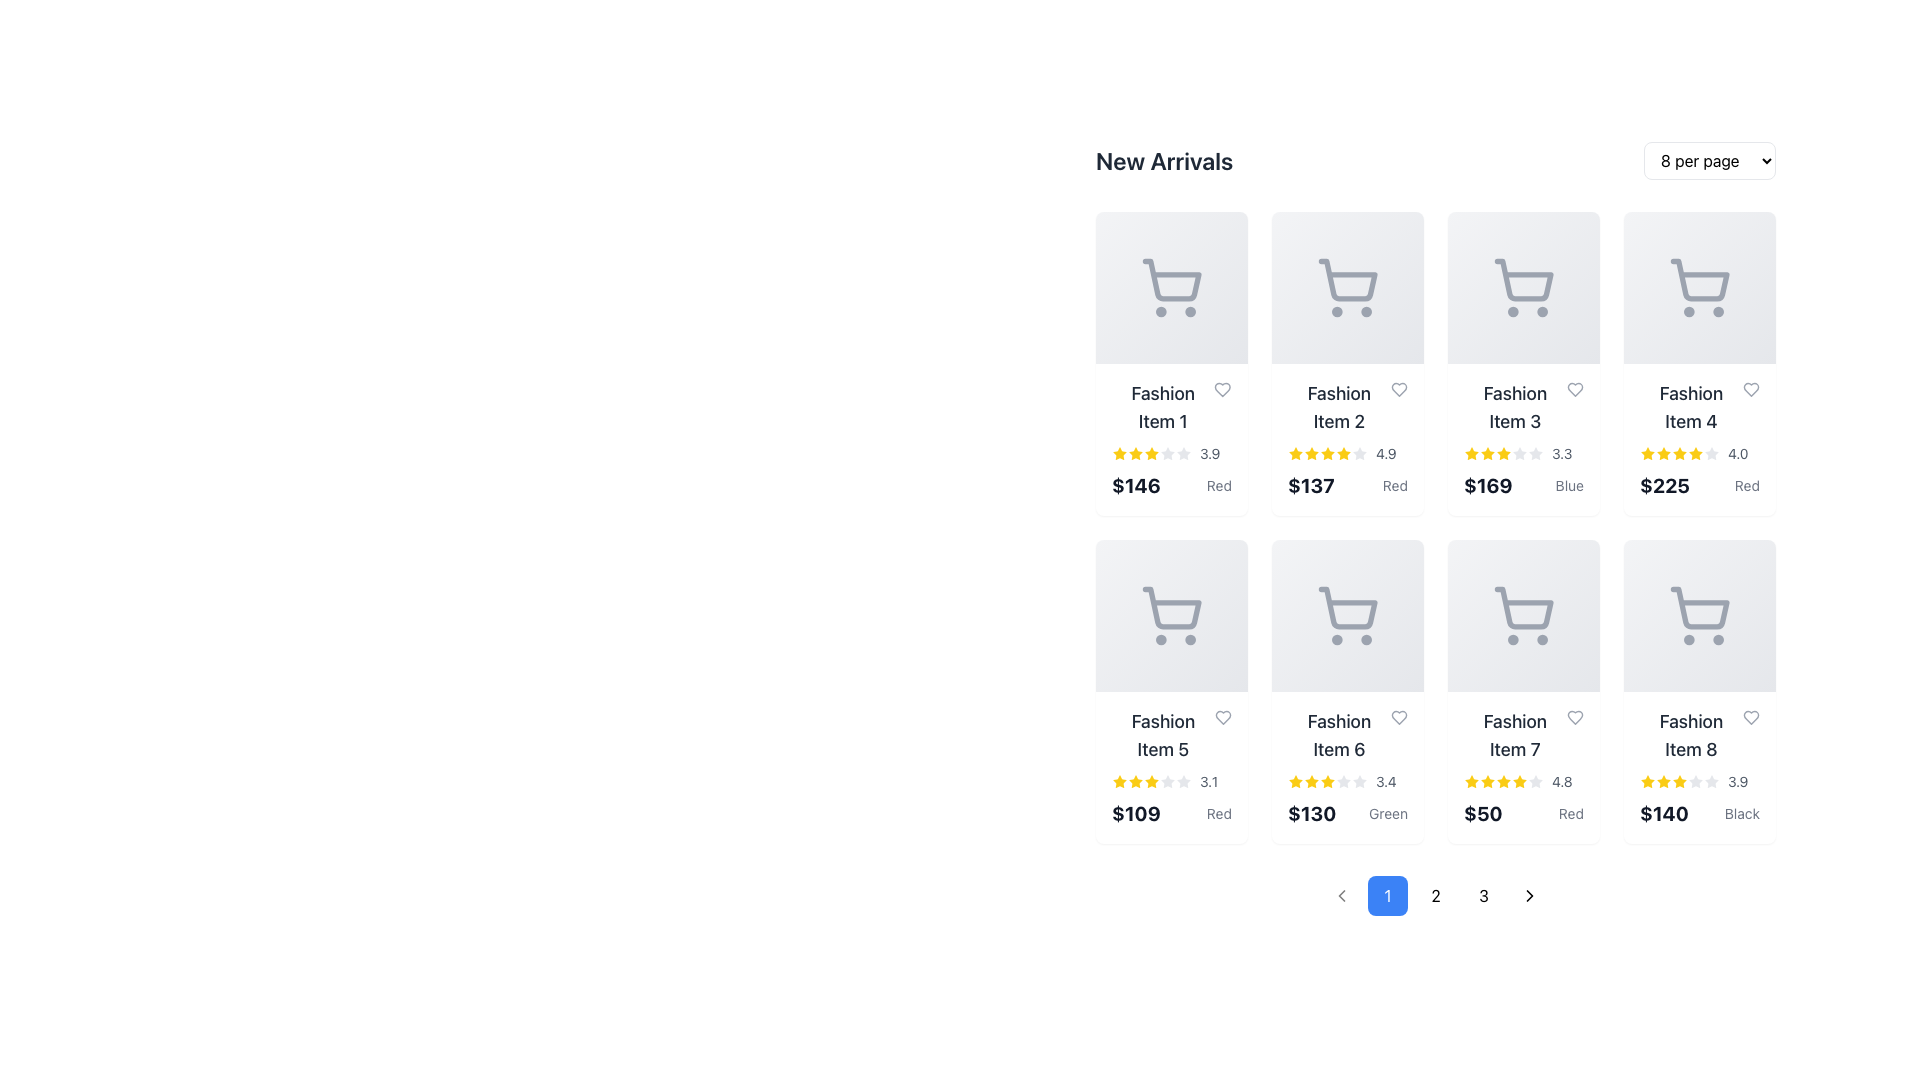 The width and height of the screenshot is (1920, 1080). Describe the element at coordinates (1750, 389) in the screenshot. I see `the heart-shaped icon button located in the top-right corner of the 'Fashion Item 4' card to interact with it` at that location.